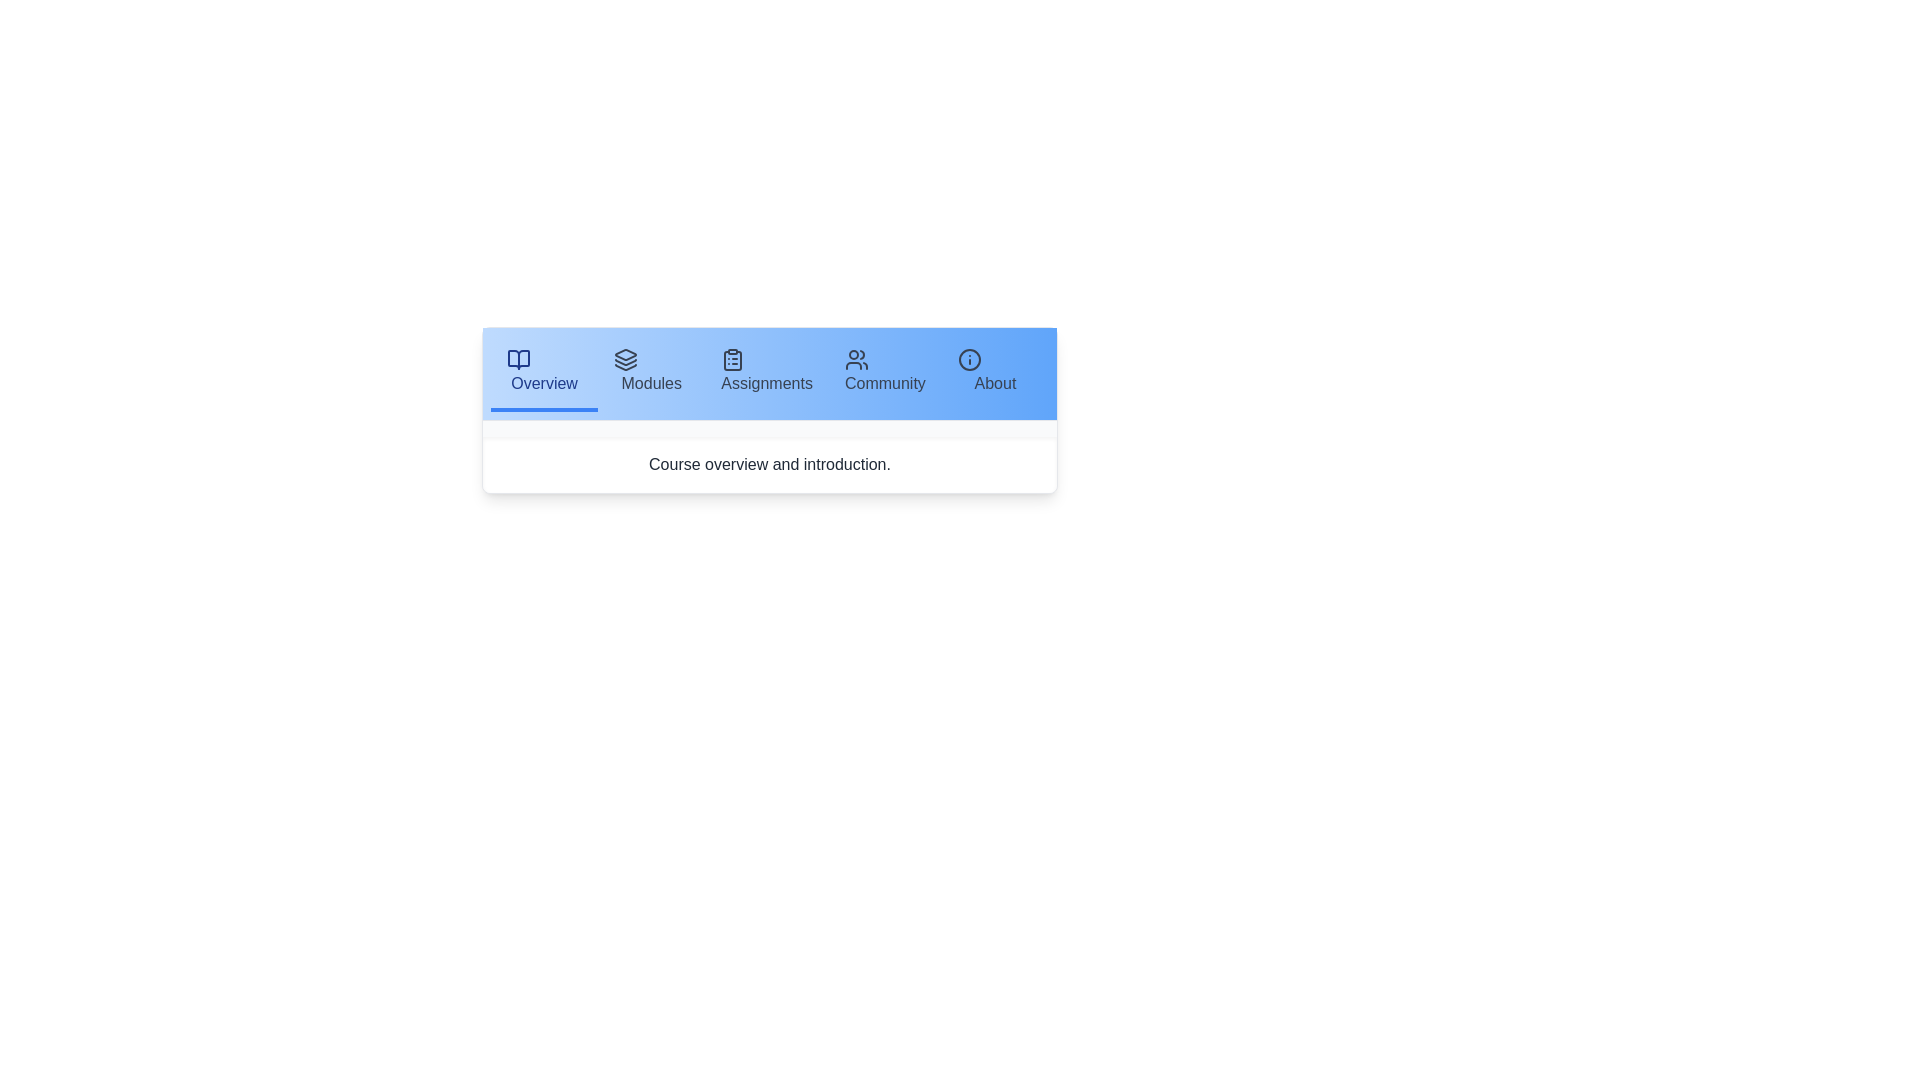 This screenshot has height=1080, width=1920. Describe the element at coordinates (544, 384) in the screenshot. I see `the 'Overview' text label within the button in the top navigation bar` at that location.